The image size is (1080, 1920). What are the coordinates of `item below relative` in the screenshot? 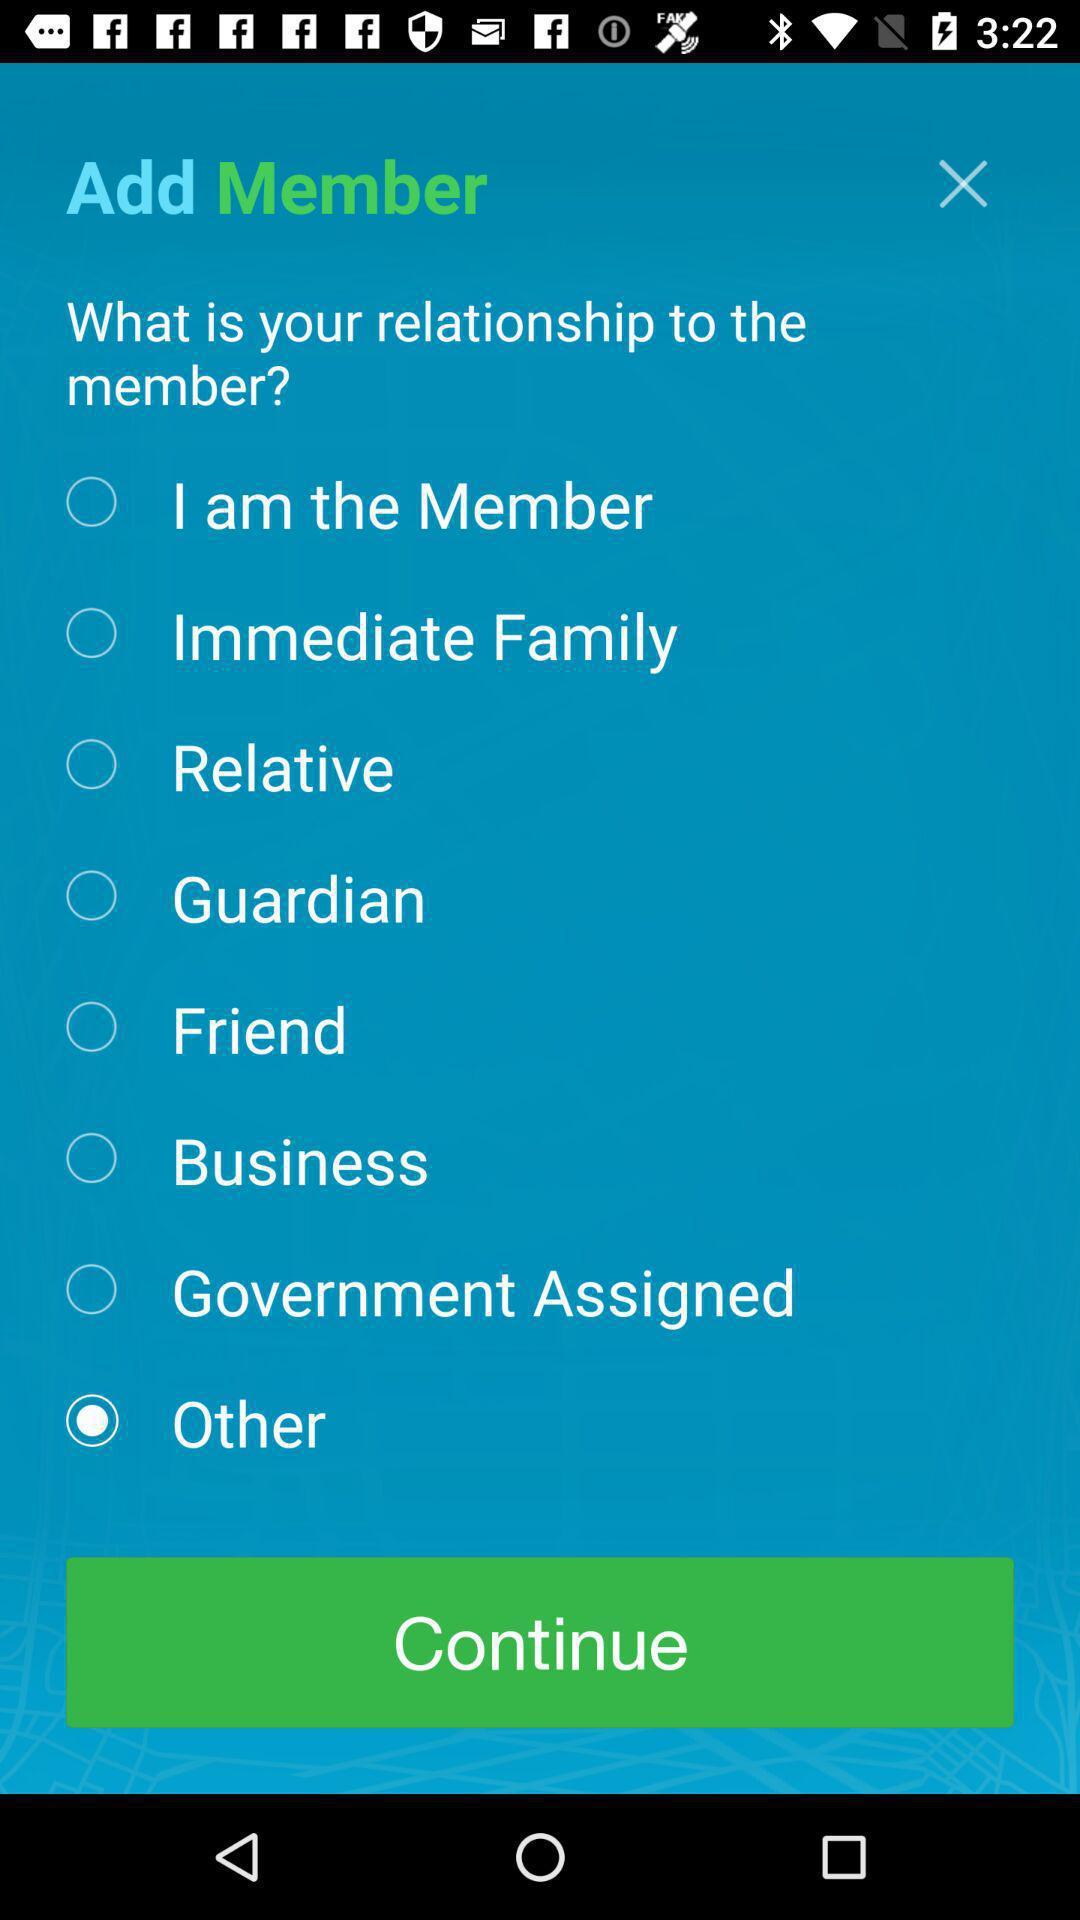 It's located at (298, 895).